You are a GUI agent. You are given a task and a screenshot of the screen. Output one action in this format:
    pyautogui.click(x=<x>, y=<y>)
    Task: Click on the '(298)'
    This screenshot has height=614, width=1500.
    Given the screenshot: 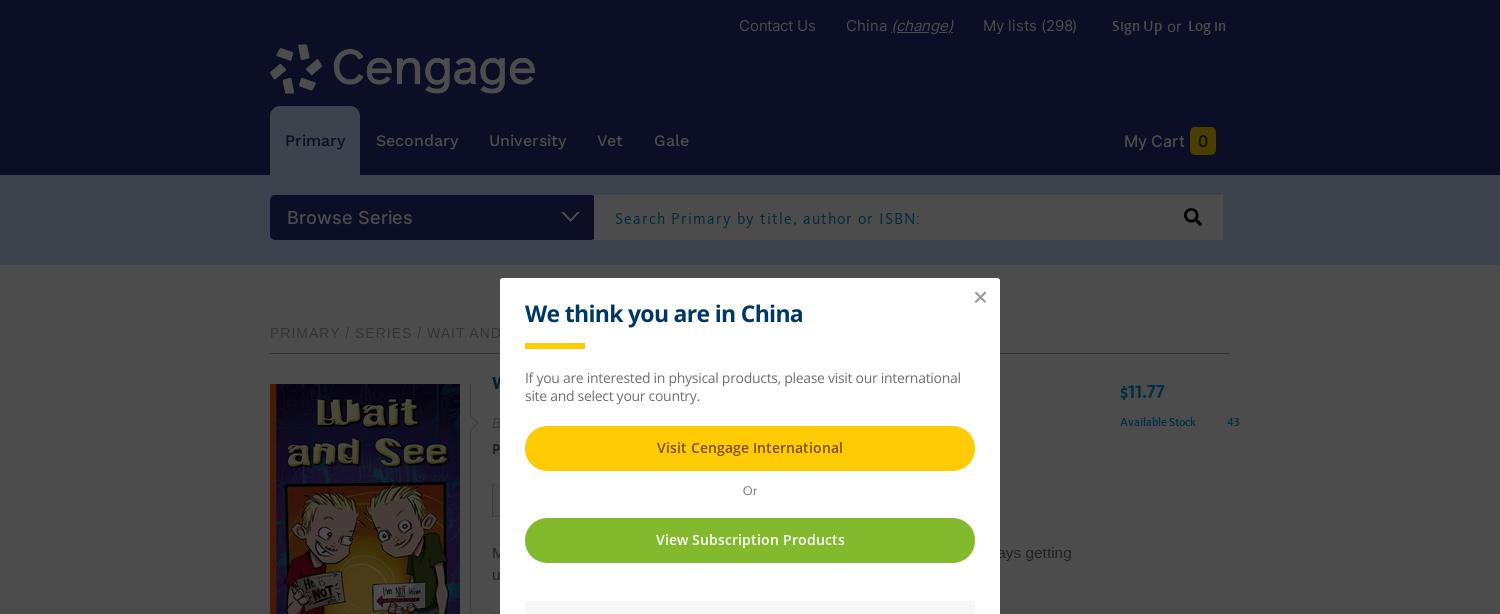 What is the action you would take?
    pyautogui.click(x=1058, y=25)
    